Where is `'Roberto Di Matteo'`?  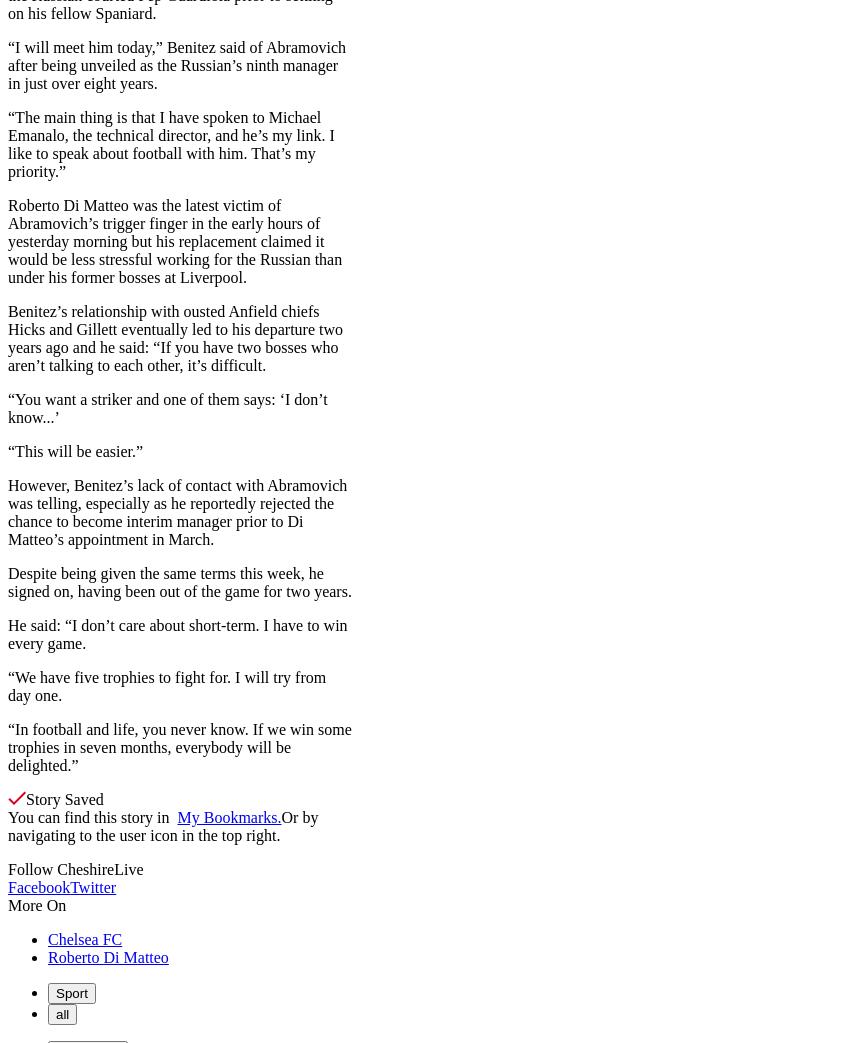 'Roberto Di Matteo' is located at coordinates (108, 955).